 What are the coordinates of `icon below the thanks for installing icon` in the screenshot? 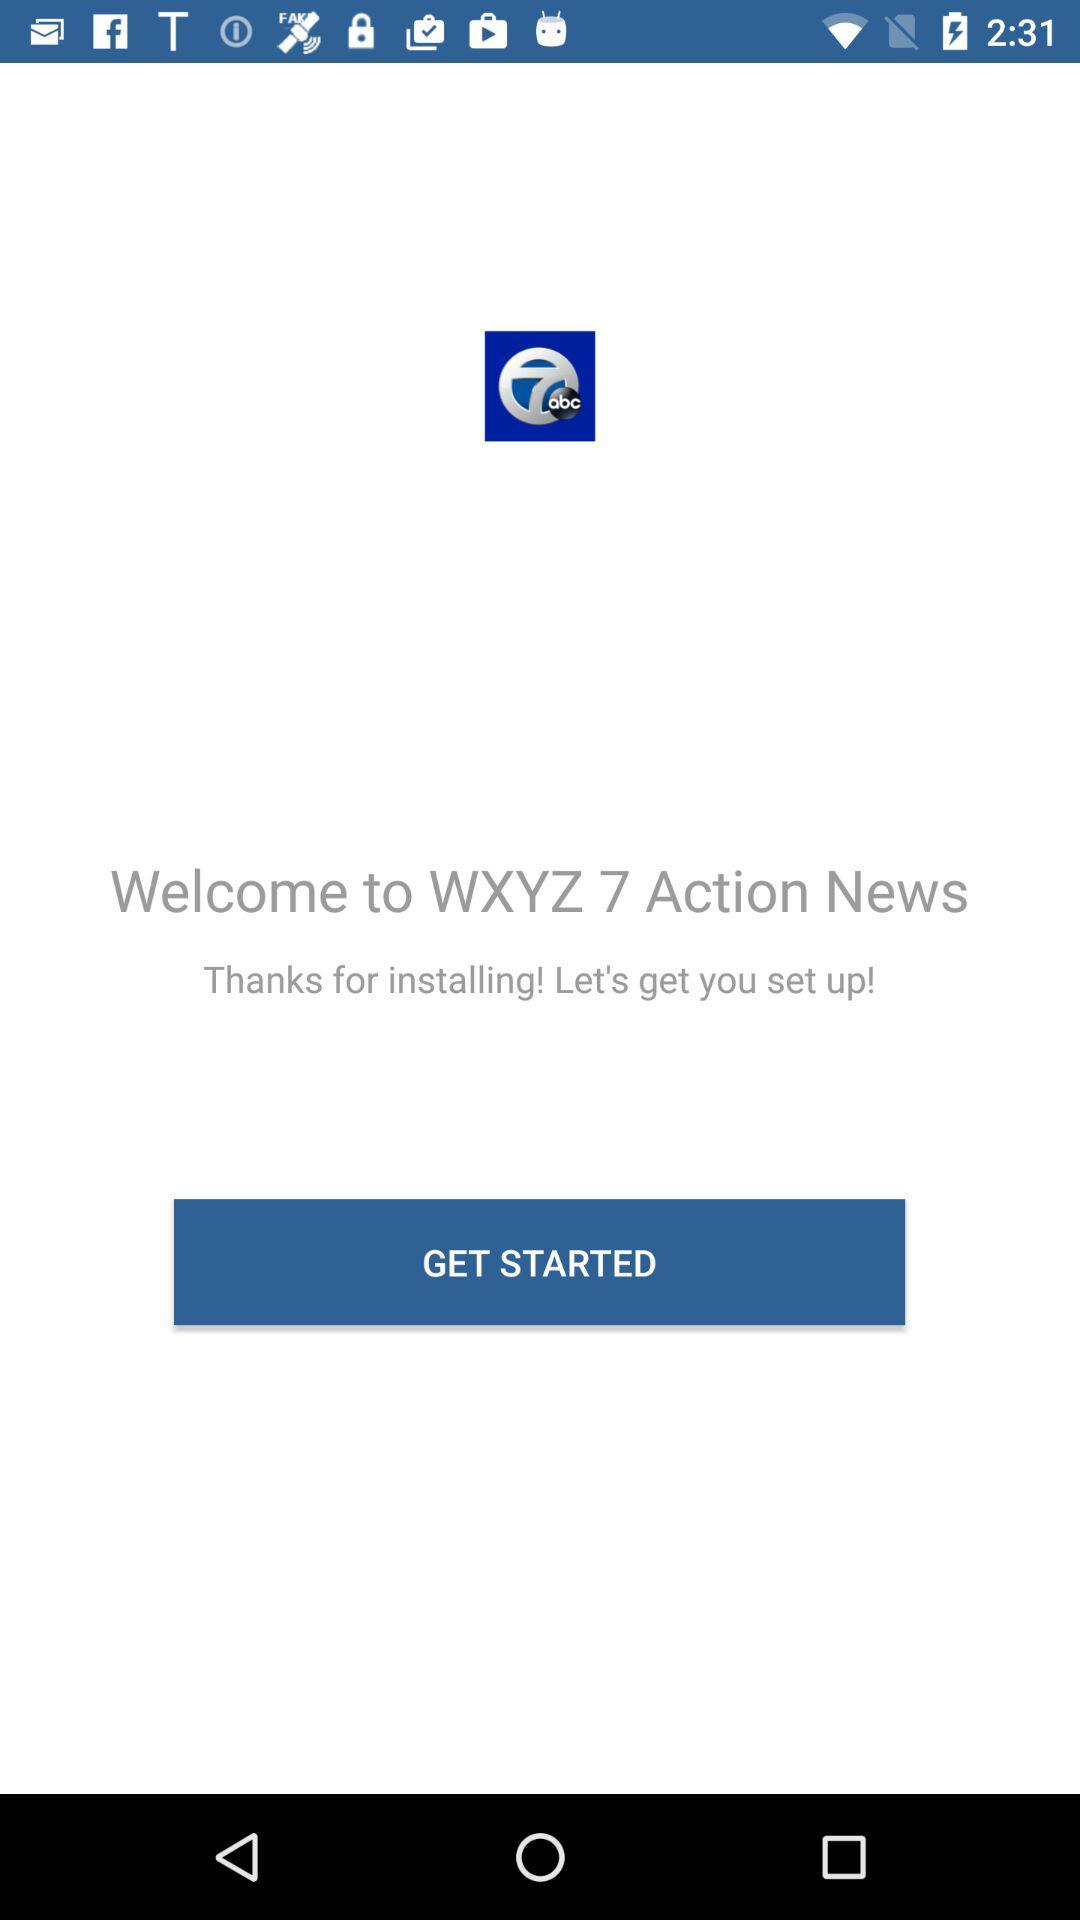 It's located at (538, 1261).